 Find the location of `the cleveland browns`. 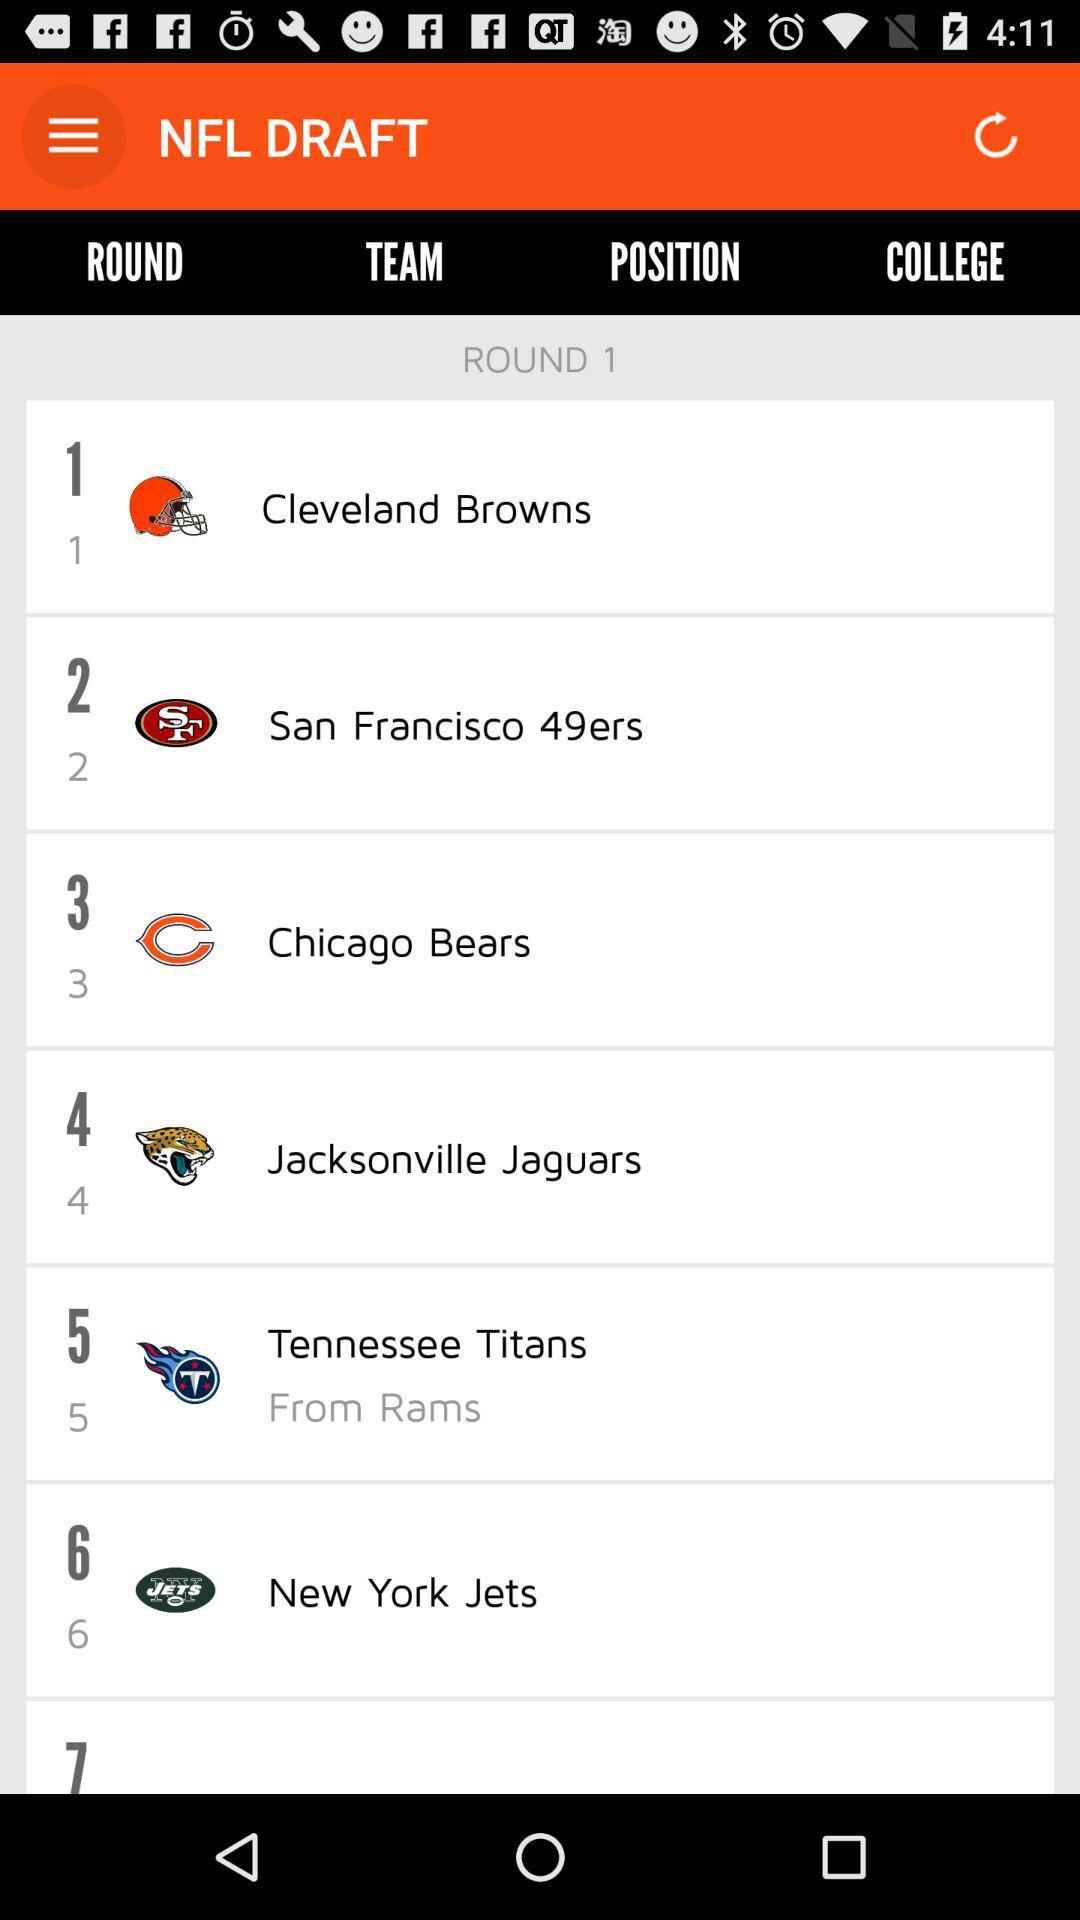

the cleveland browns is located at coordinates (425, 506).